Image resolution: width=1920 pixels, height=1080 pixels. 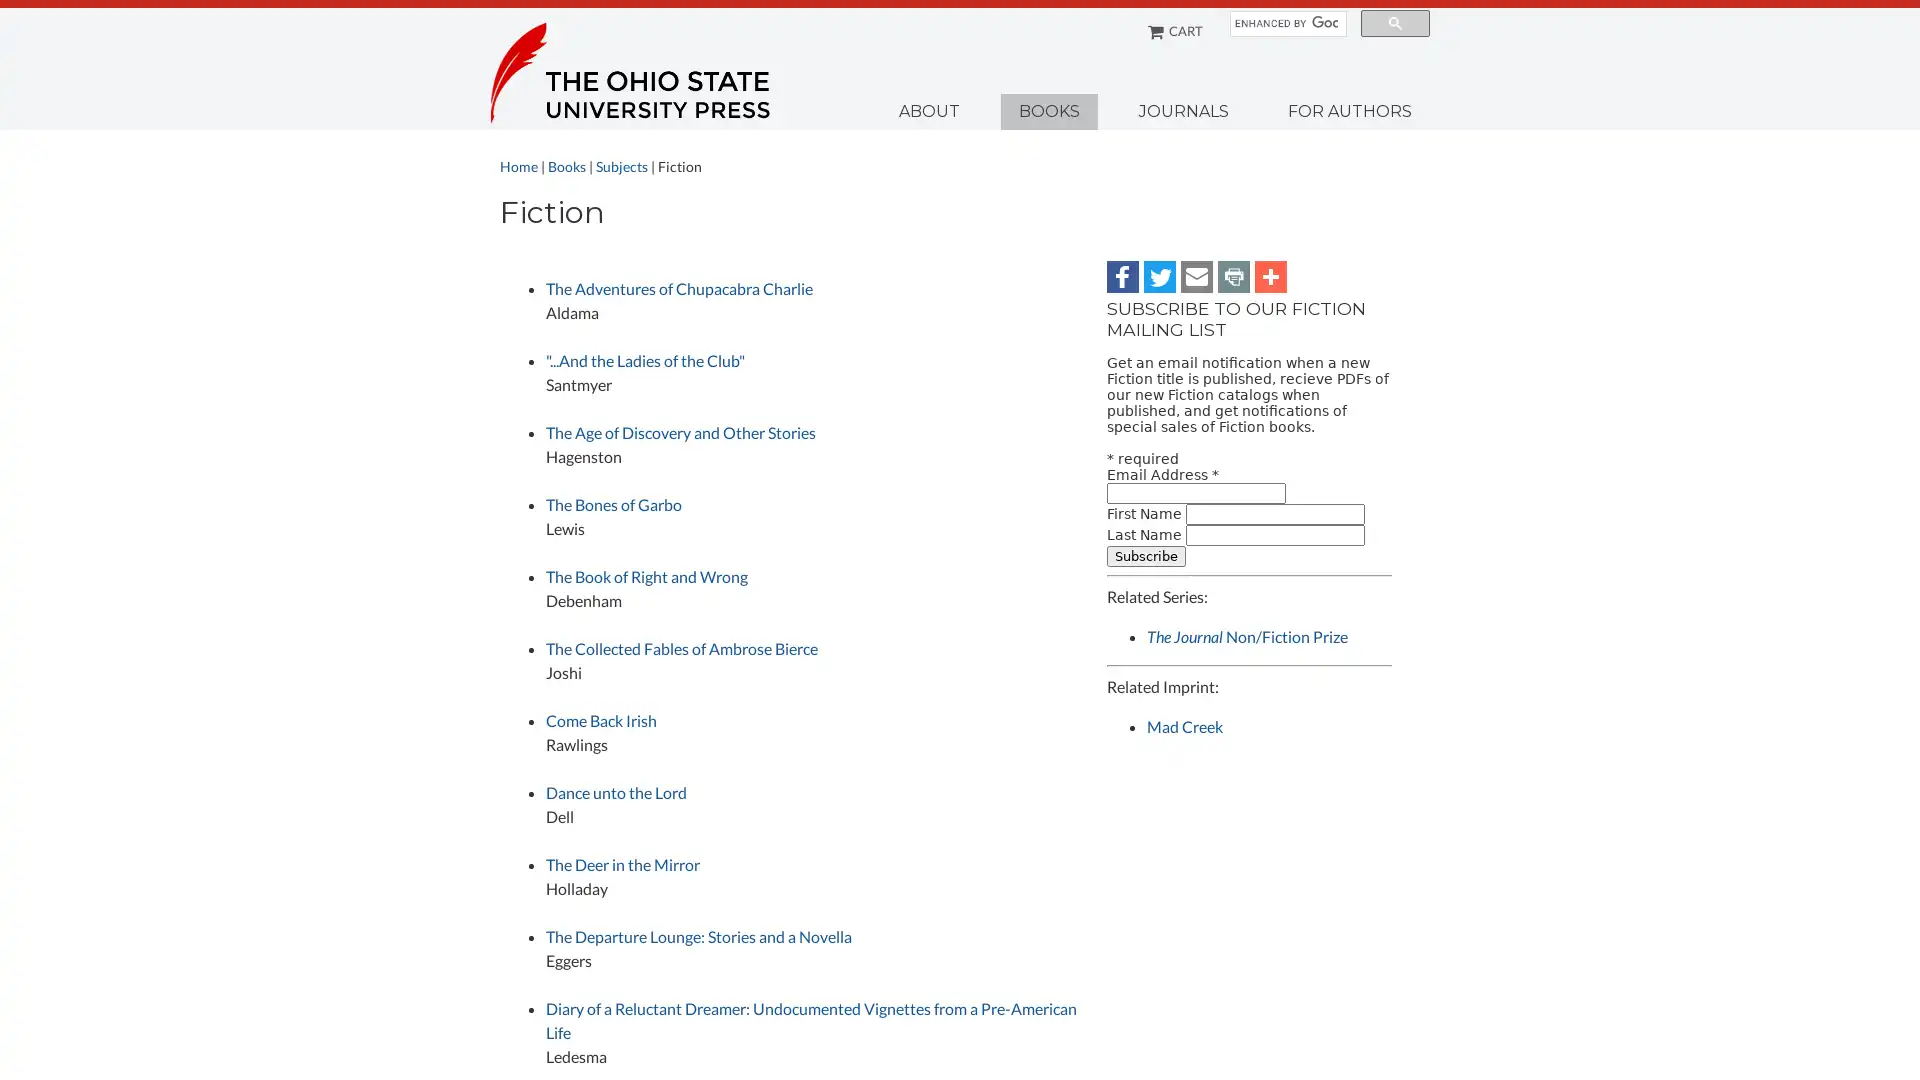 What do you see at coordinates (1123, 276) in the screenshot?
I see `Share to Facebook` at bounding box center [1123, 276].